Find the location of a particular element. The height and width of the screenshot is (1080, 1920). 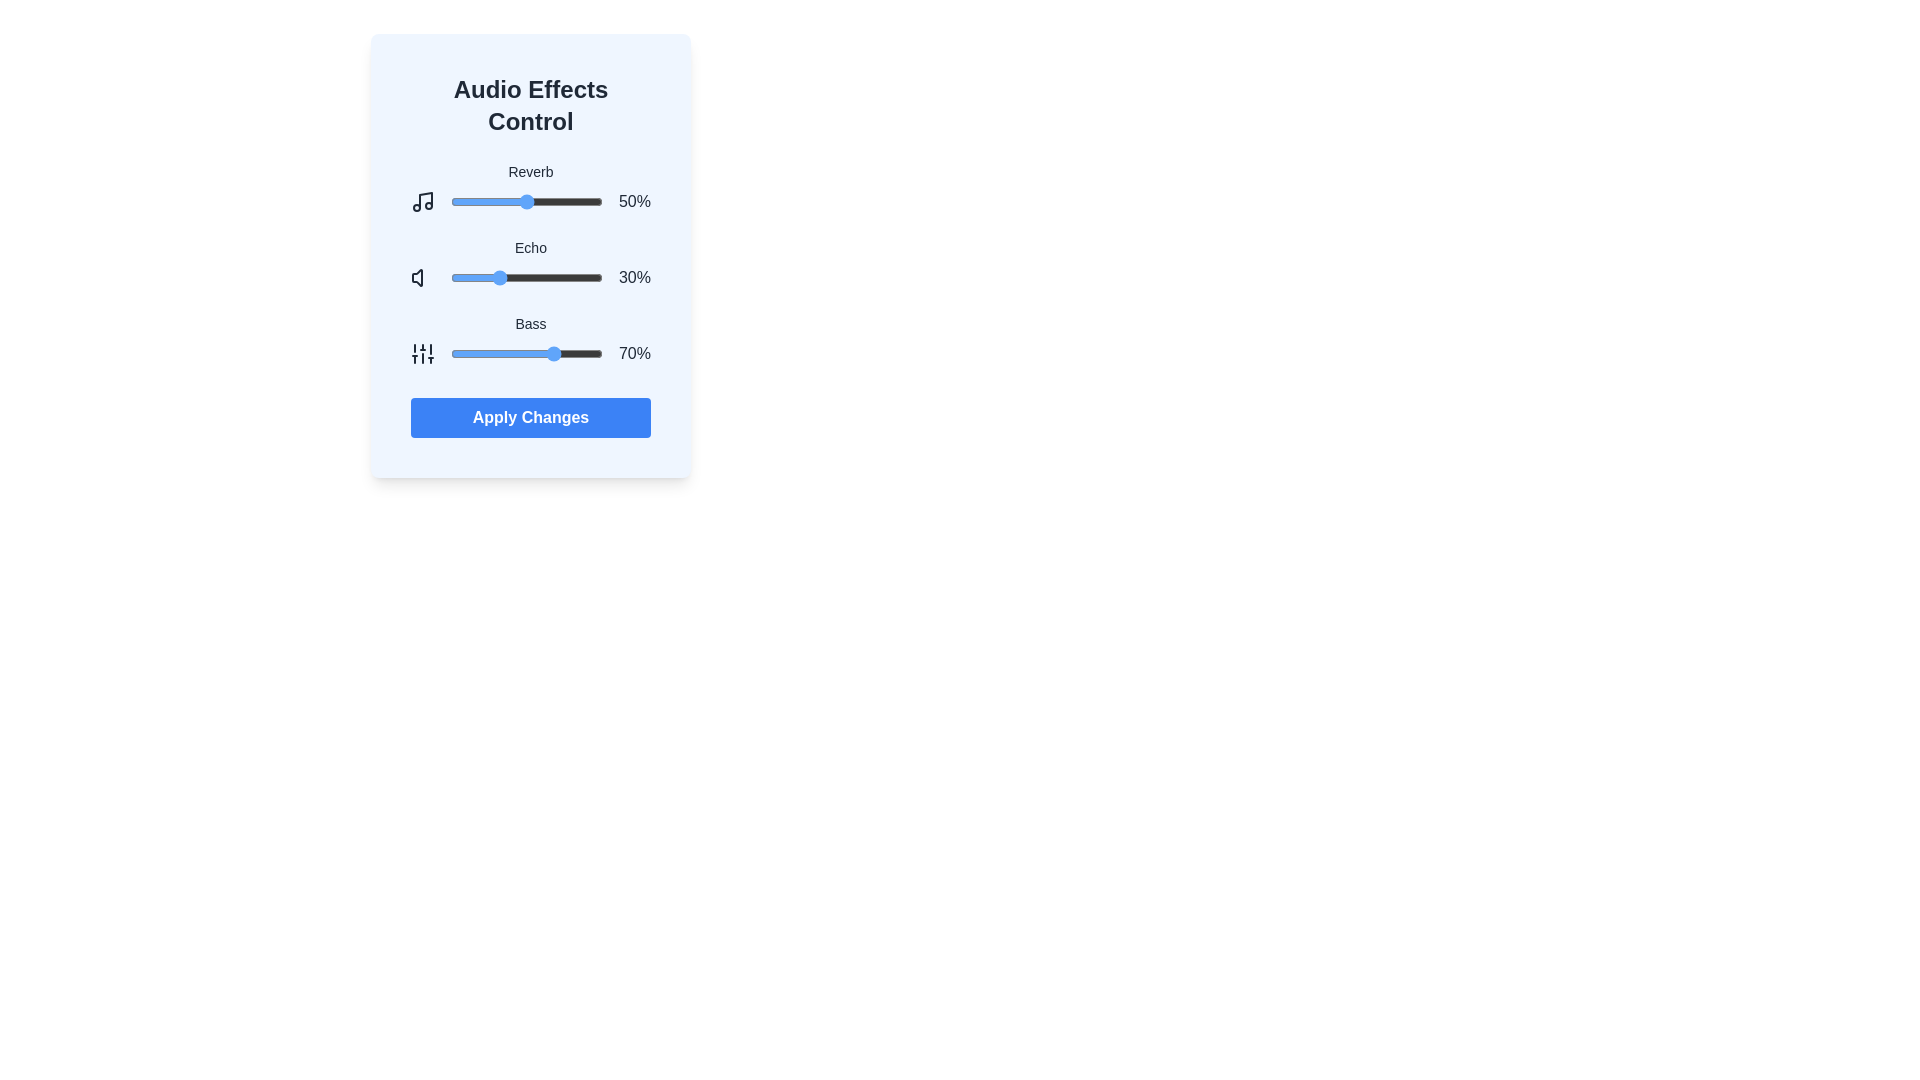

bass is located at coordinates (471, 353).